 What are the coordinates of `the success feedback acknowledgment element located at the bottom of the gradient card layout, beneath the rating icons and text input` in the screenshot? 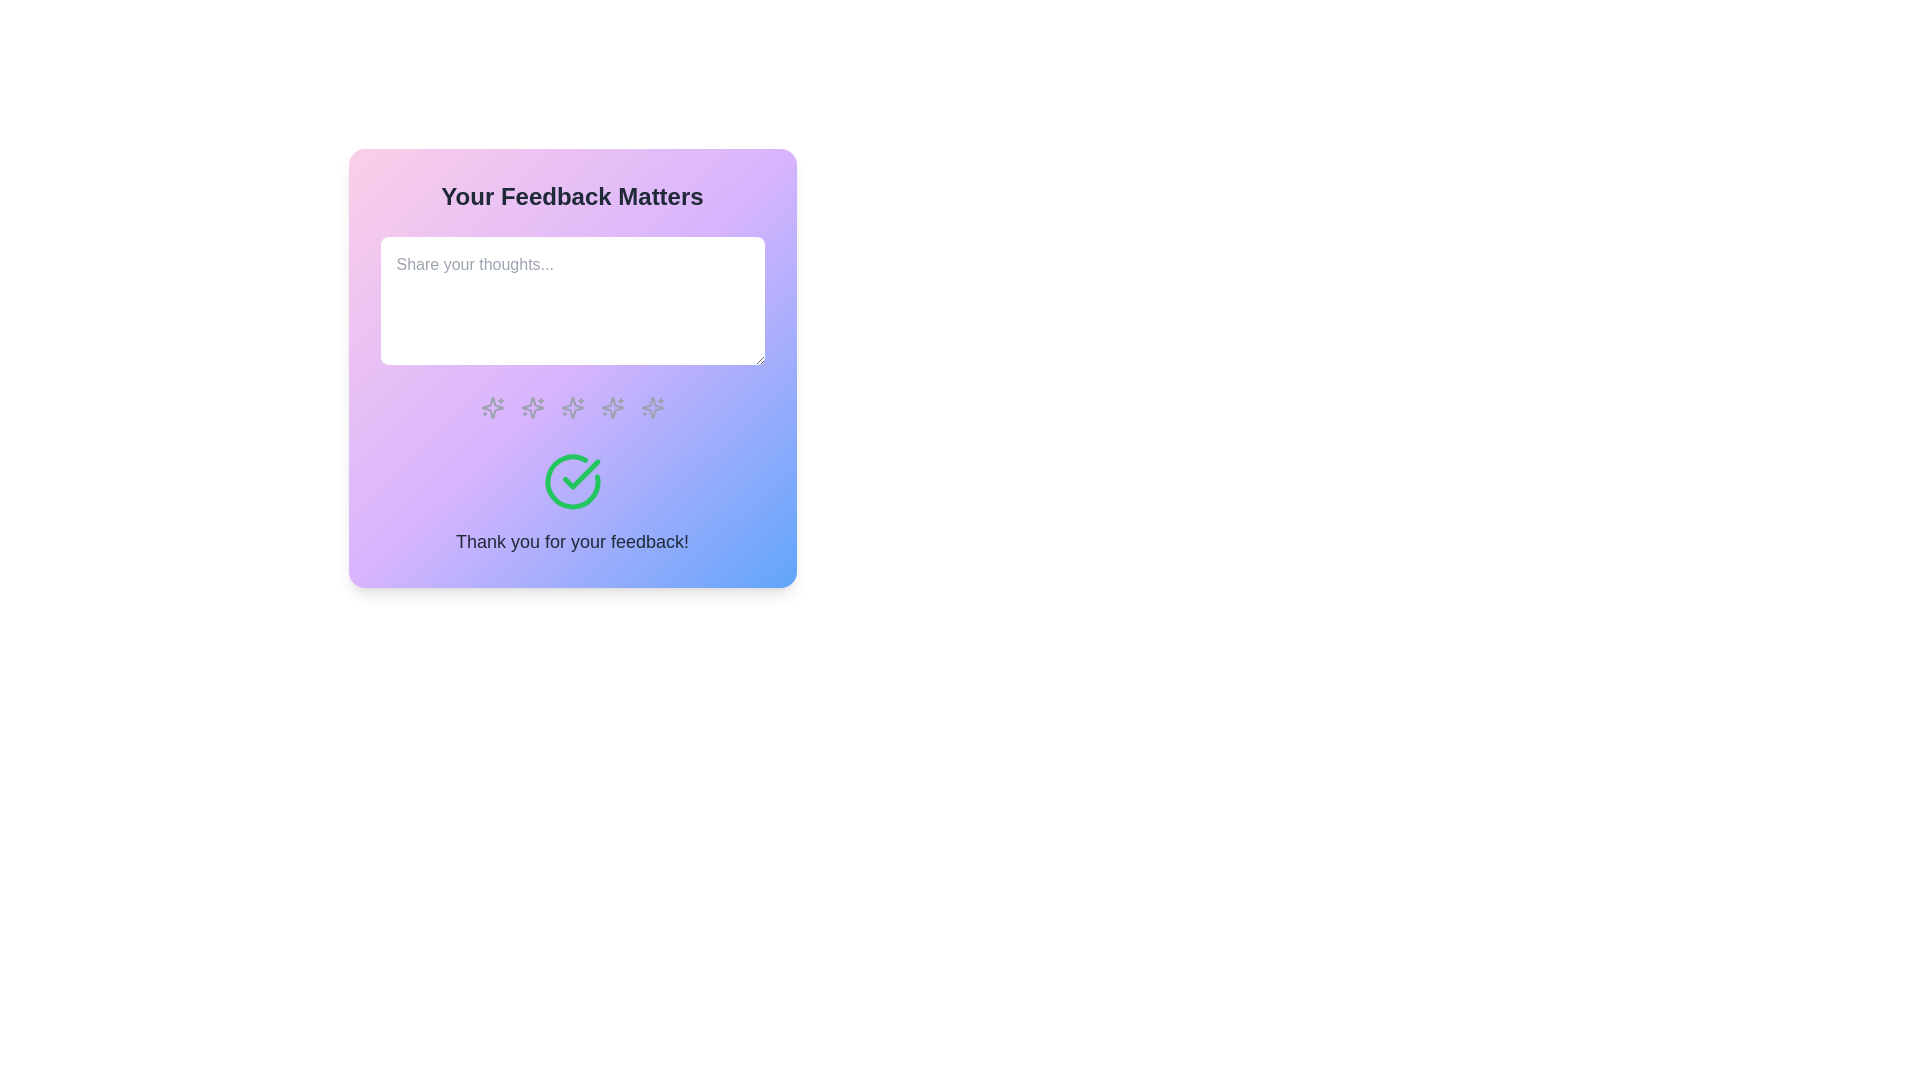 It's located at (571, 503).